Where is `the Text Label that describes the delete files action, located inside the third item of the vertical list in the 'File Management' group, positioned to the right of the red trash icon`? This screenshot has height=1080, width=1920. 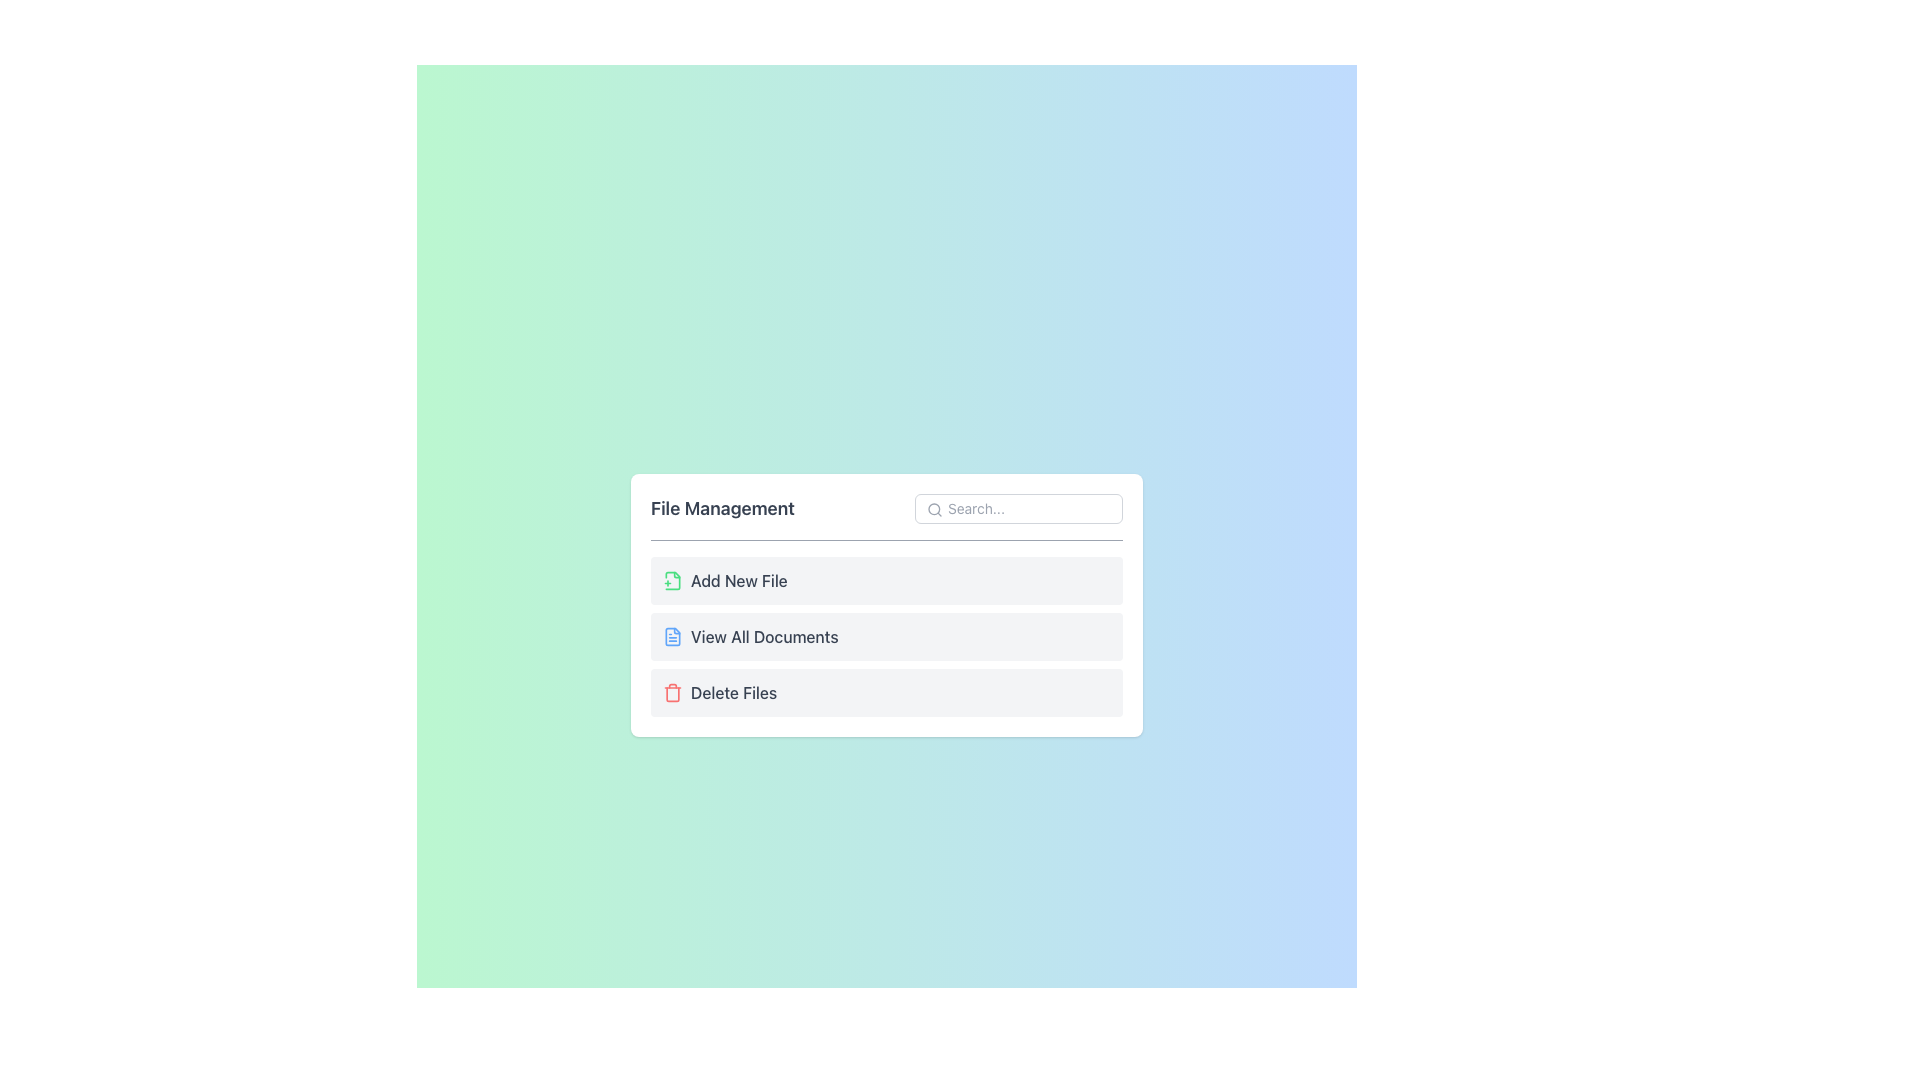
the Text Label that describes the delete files action, located inside the third item of the vertical list in the 'File Management' group, positioned to the right of the red trash icon is located at coordinates (733, 691).